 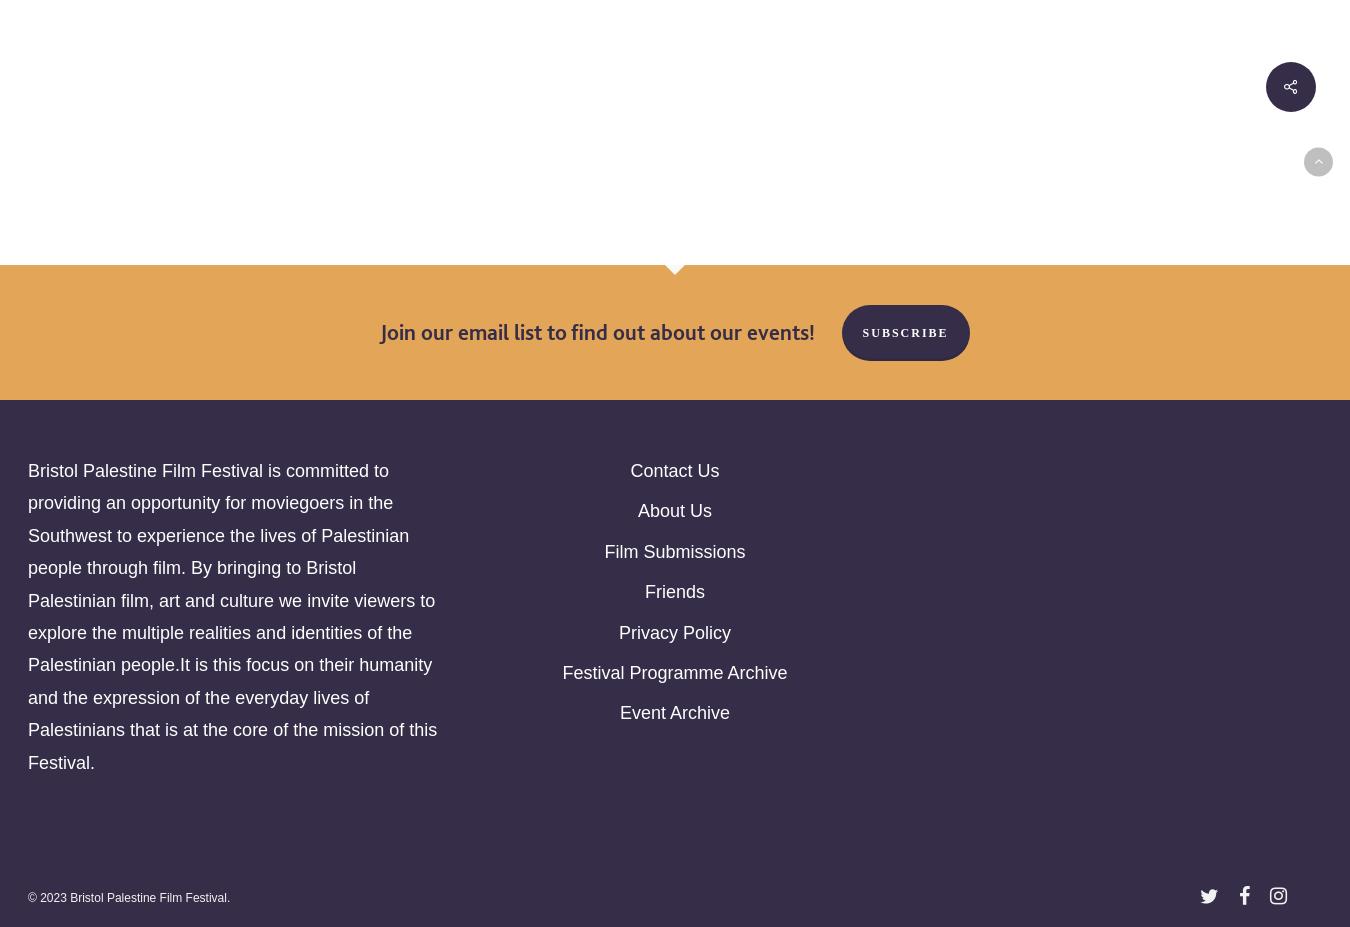 What do you see at coordinates (674, 631) in the screenshot?
I see `'Privacy Policy'` at bounding box center [674, 631].